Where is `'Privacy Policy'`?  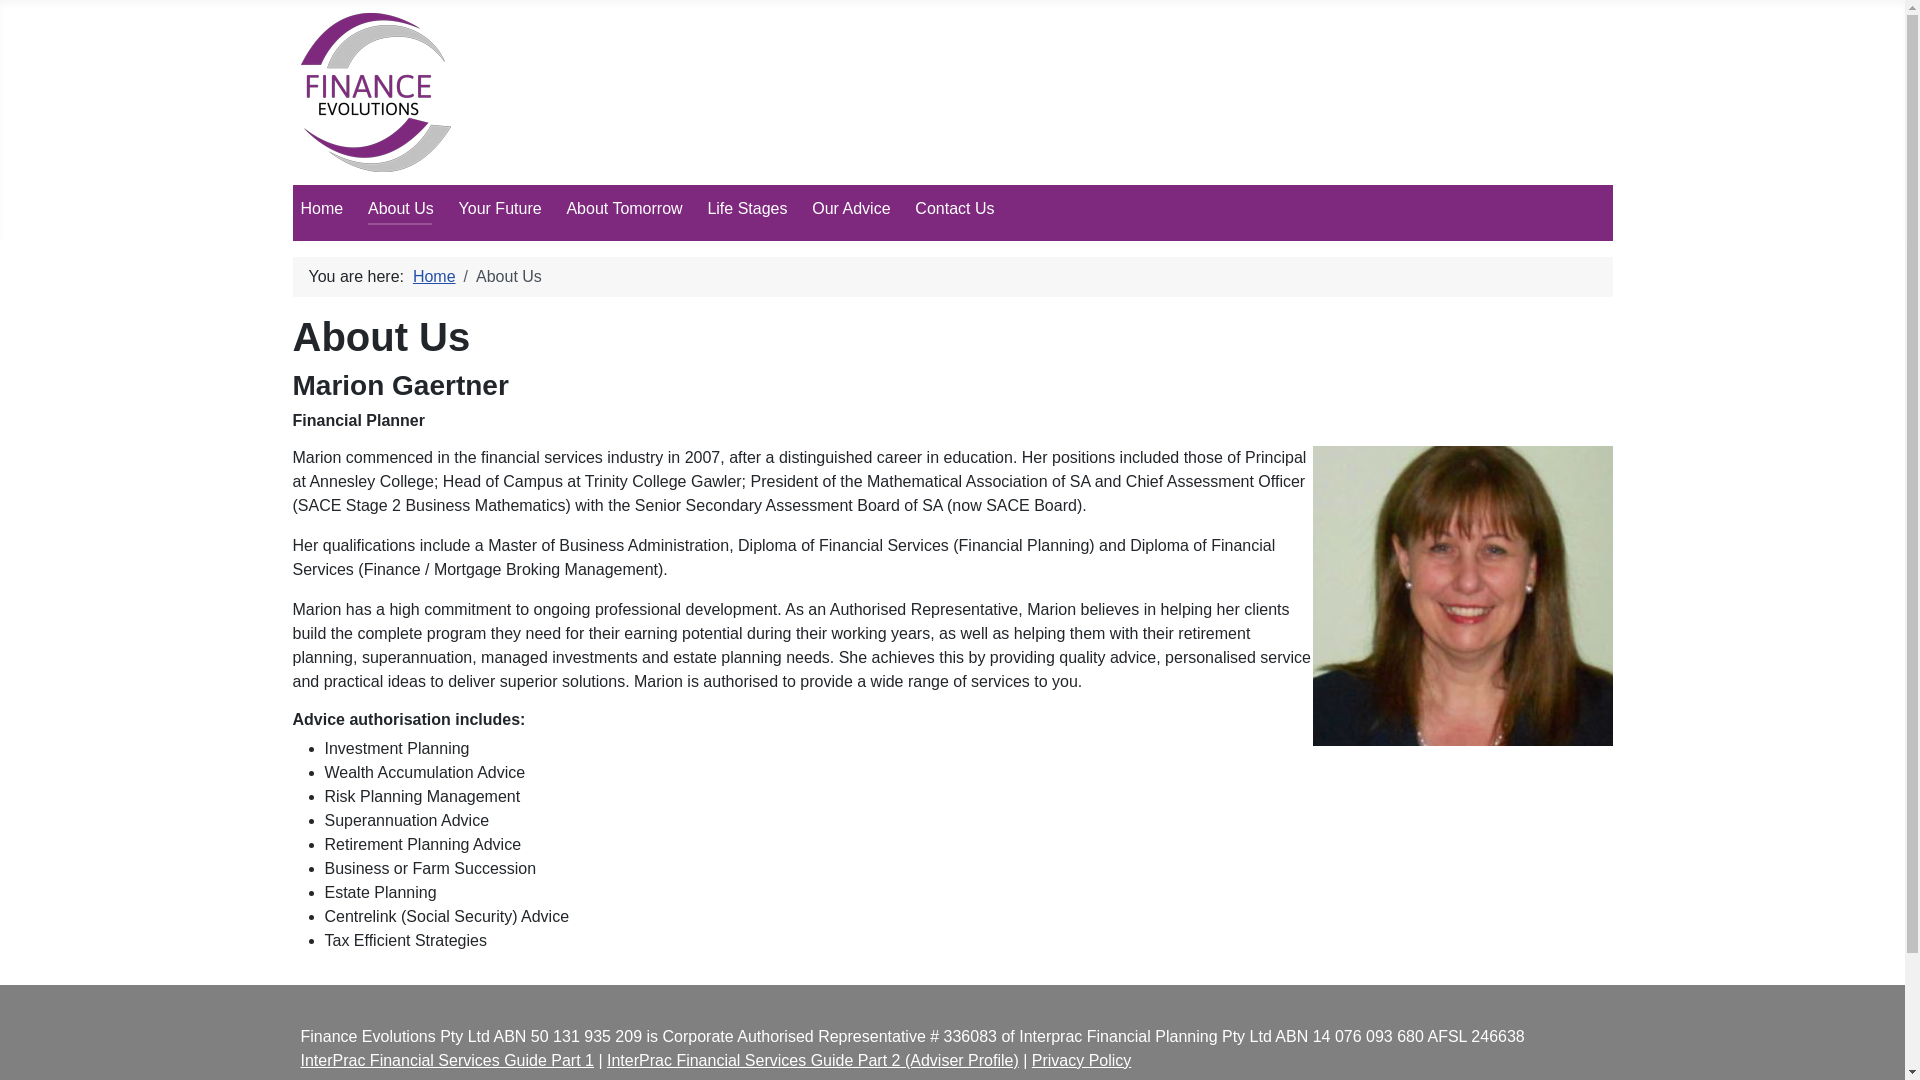
'Privacy Policy' is located at coordinates (1080, 1059).